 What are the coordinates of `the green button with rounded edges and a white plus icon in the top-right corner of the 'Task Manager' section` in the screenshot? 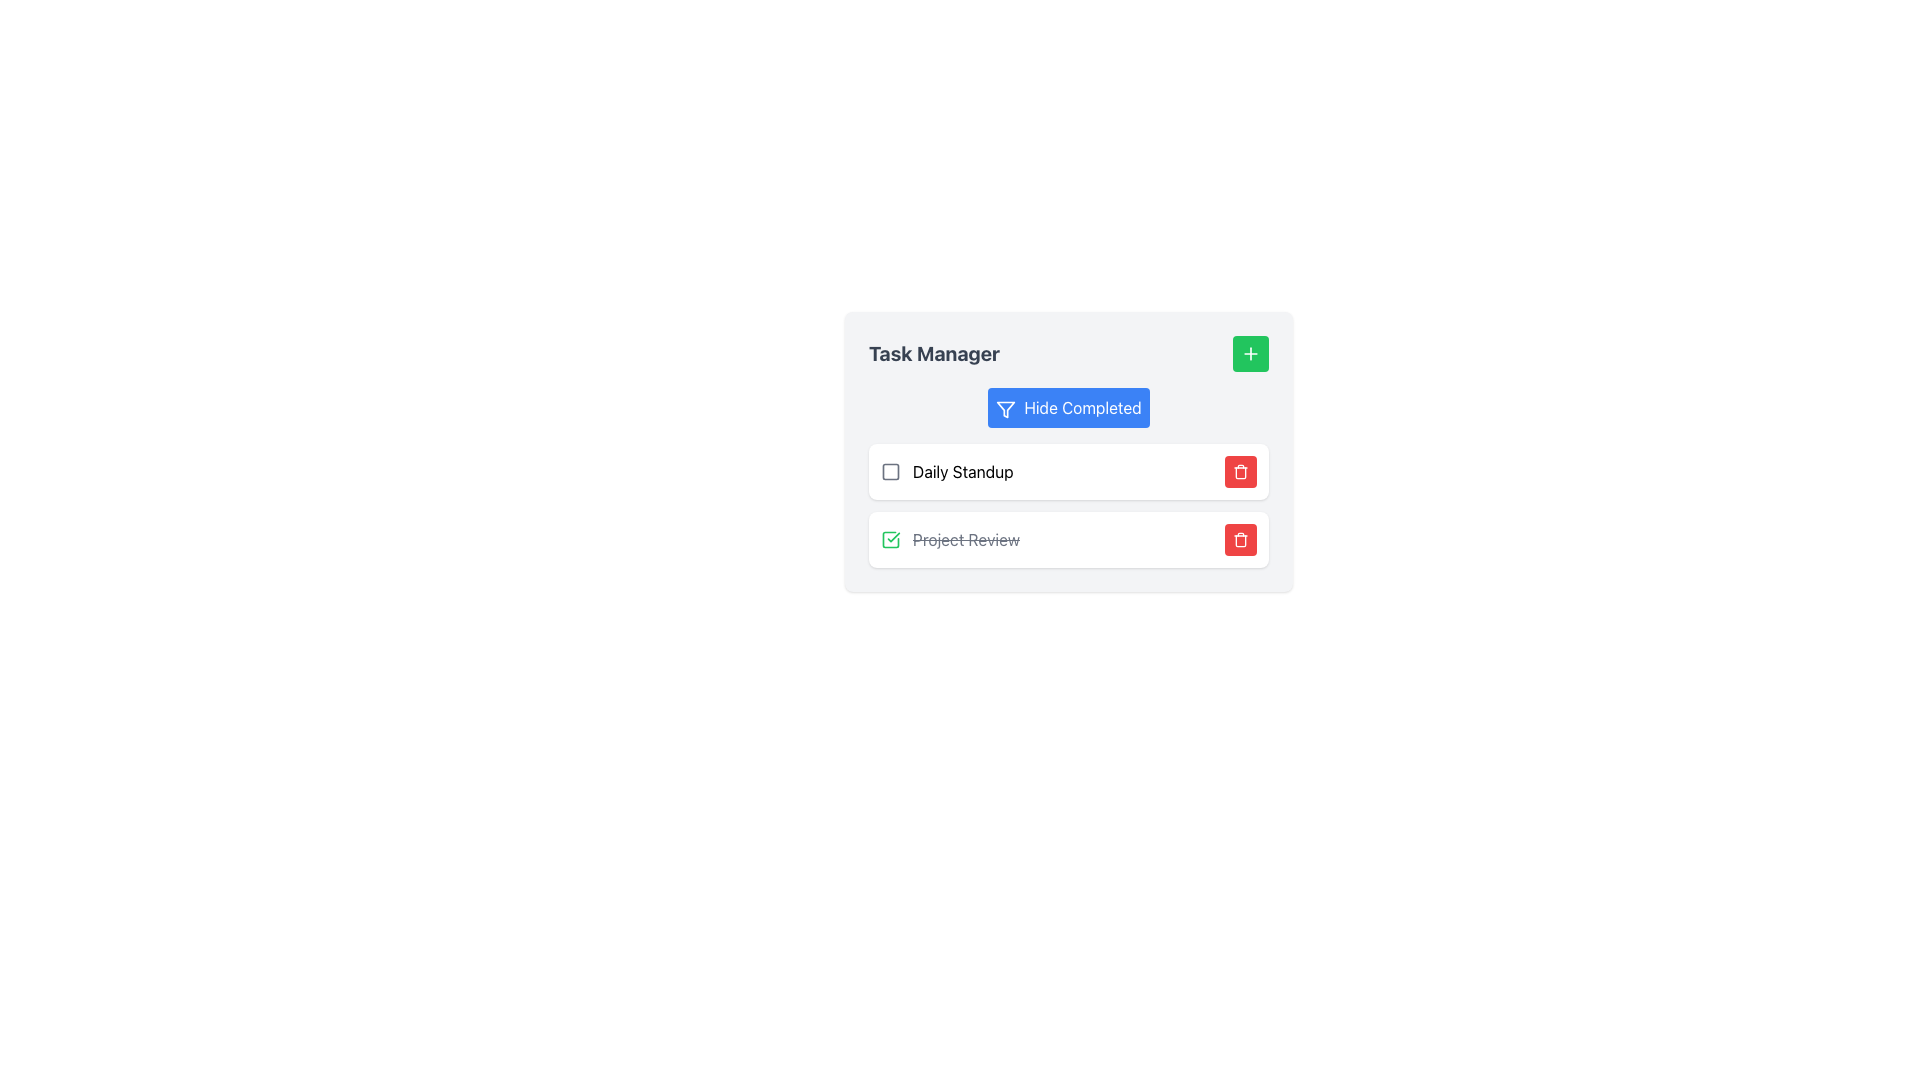 It's located at (1250, 353).